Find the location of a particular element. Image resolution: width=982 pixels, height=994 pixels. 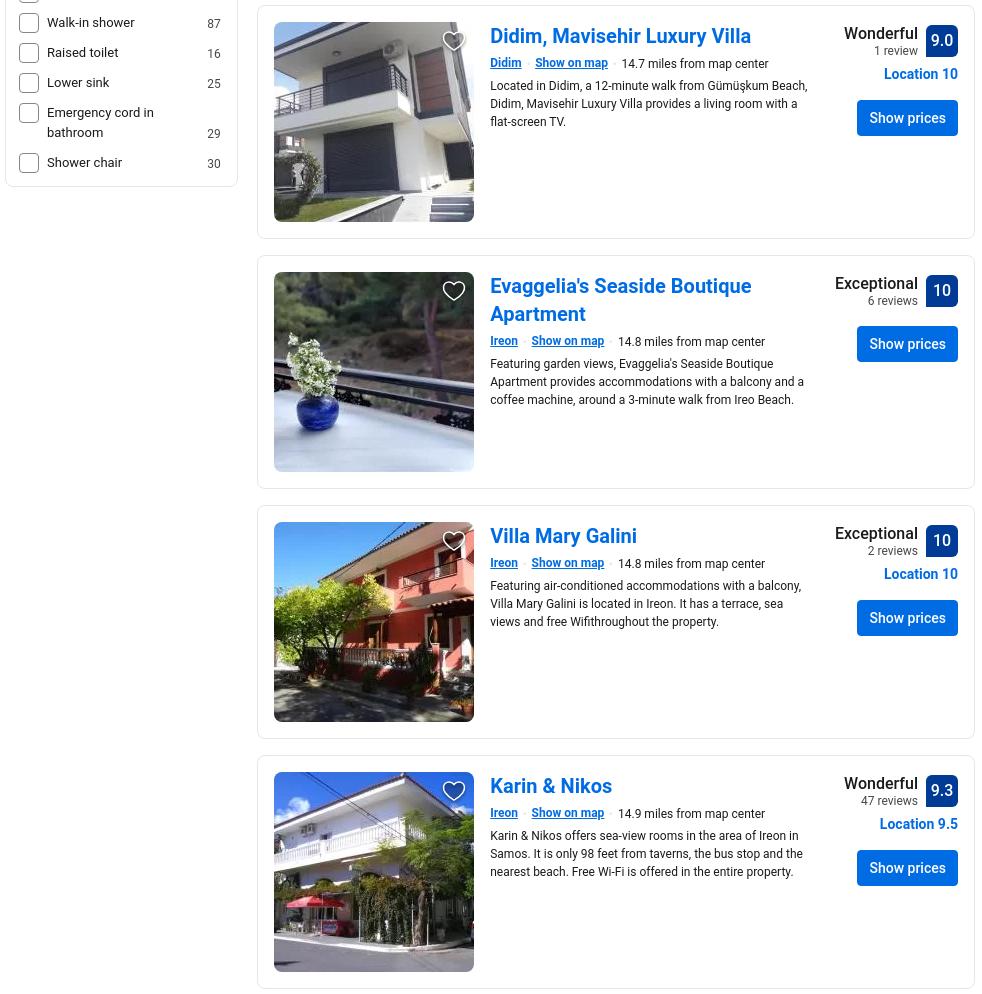

'9.5' is located at coordinates (947, 823).